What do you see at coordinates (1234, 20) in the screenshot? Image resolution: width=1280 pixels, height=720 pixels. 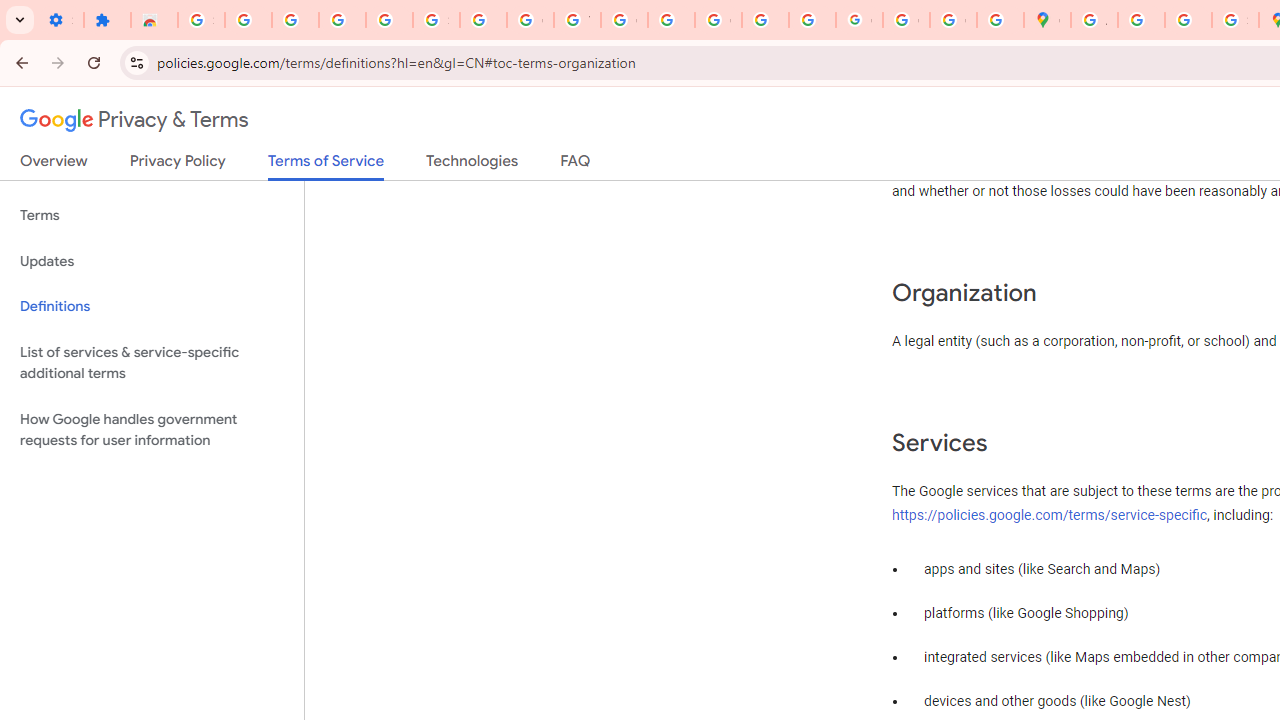 I see `'Safety in Our Products - Google Safety Center'` at bounding box center [1234, 20].